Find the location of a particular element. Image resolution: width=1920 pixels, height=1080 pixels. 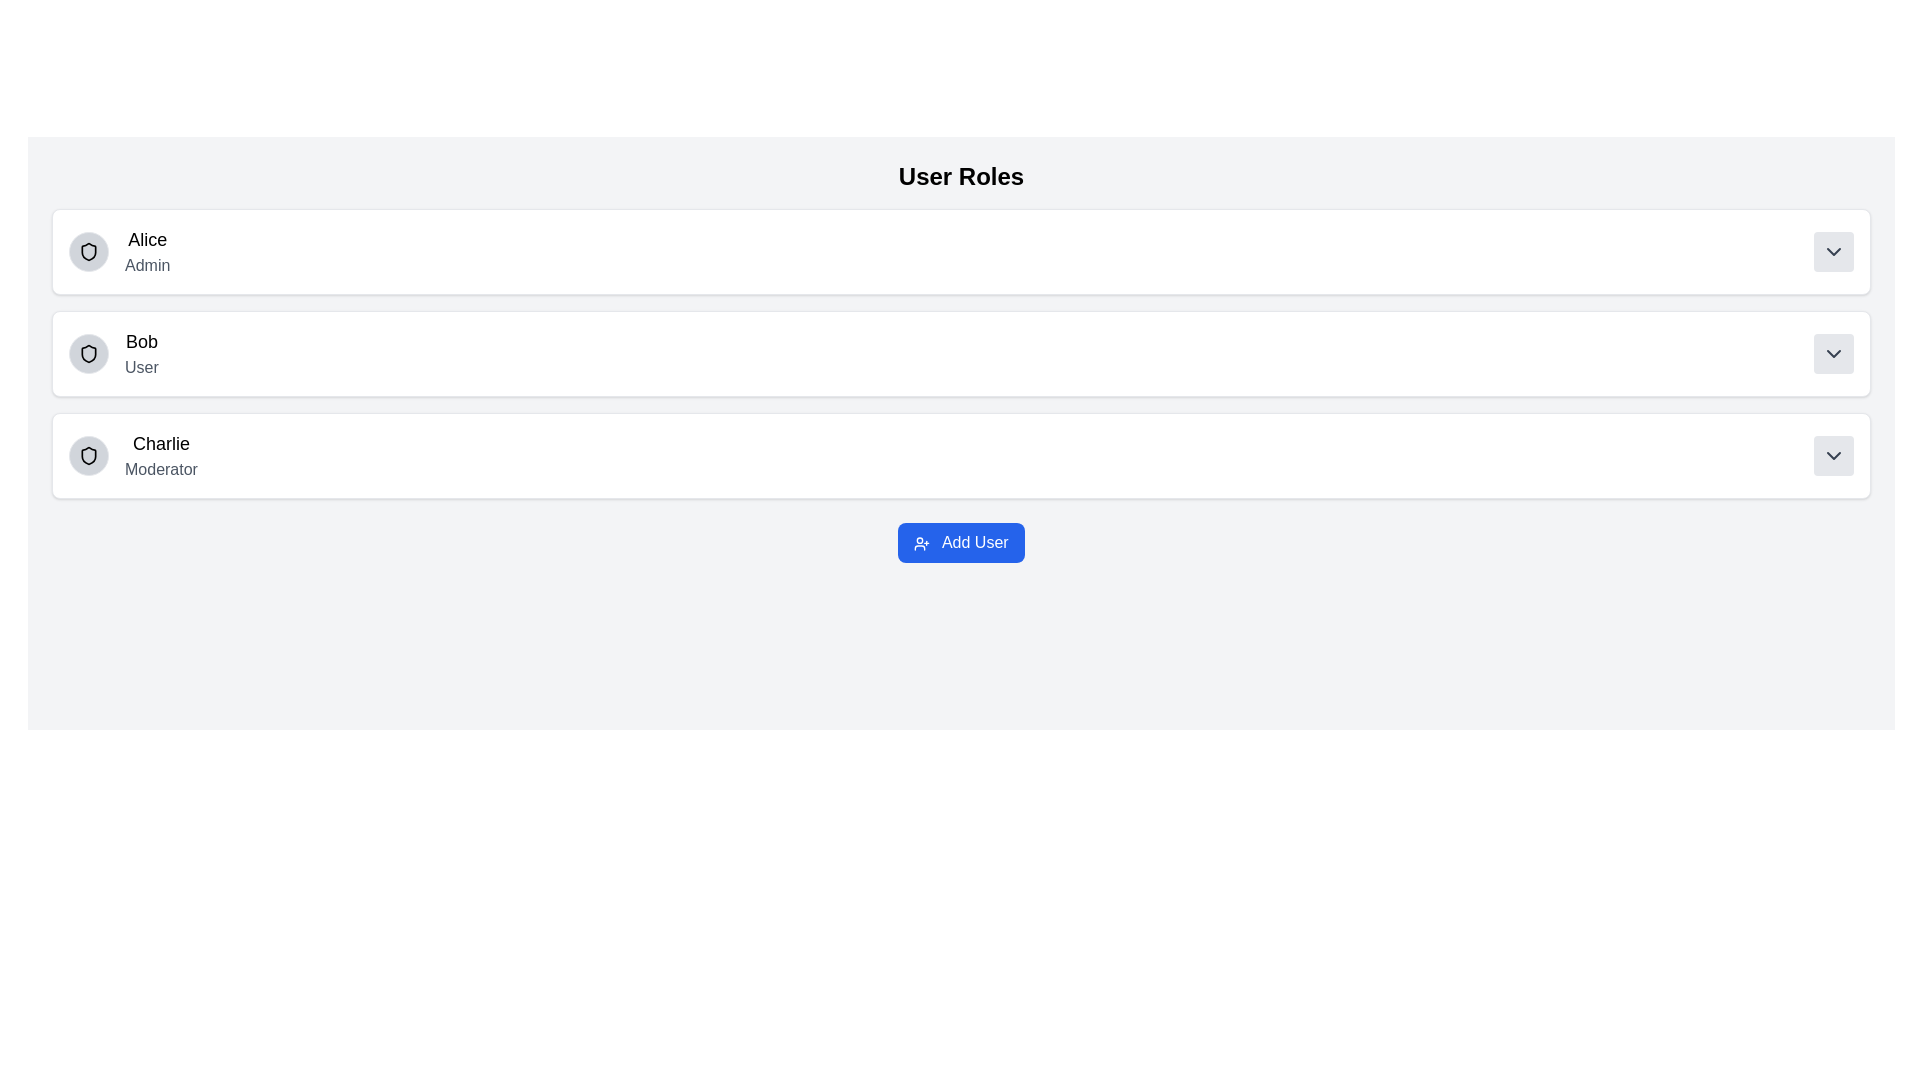

the user label 'Alice' with the role 'Admin', which is styled with a larger bold font and accompanied by a gray circular icon with a black outlined shield is located at coordinates (118, 250).